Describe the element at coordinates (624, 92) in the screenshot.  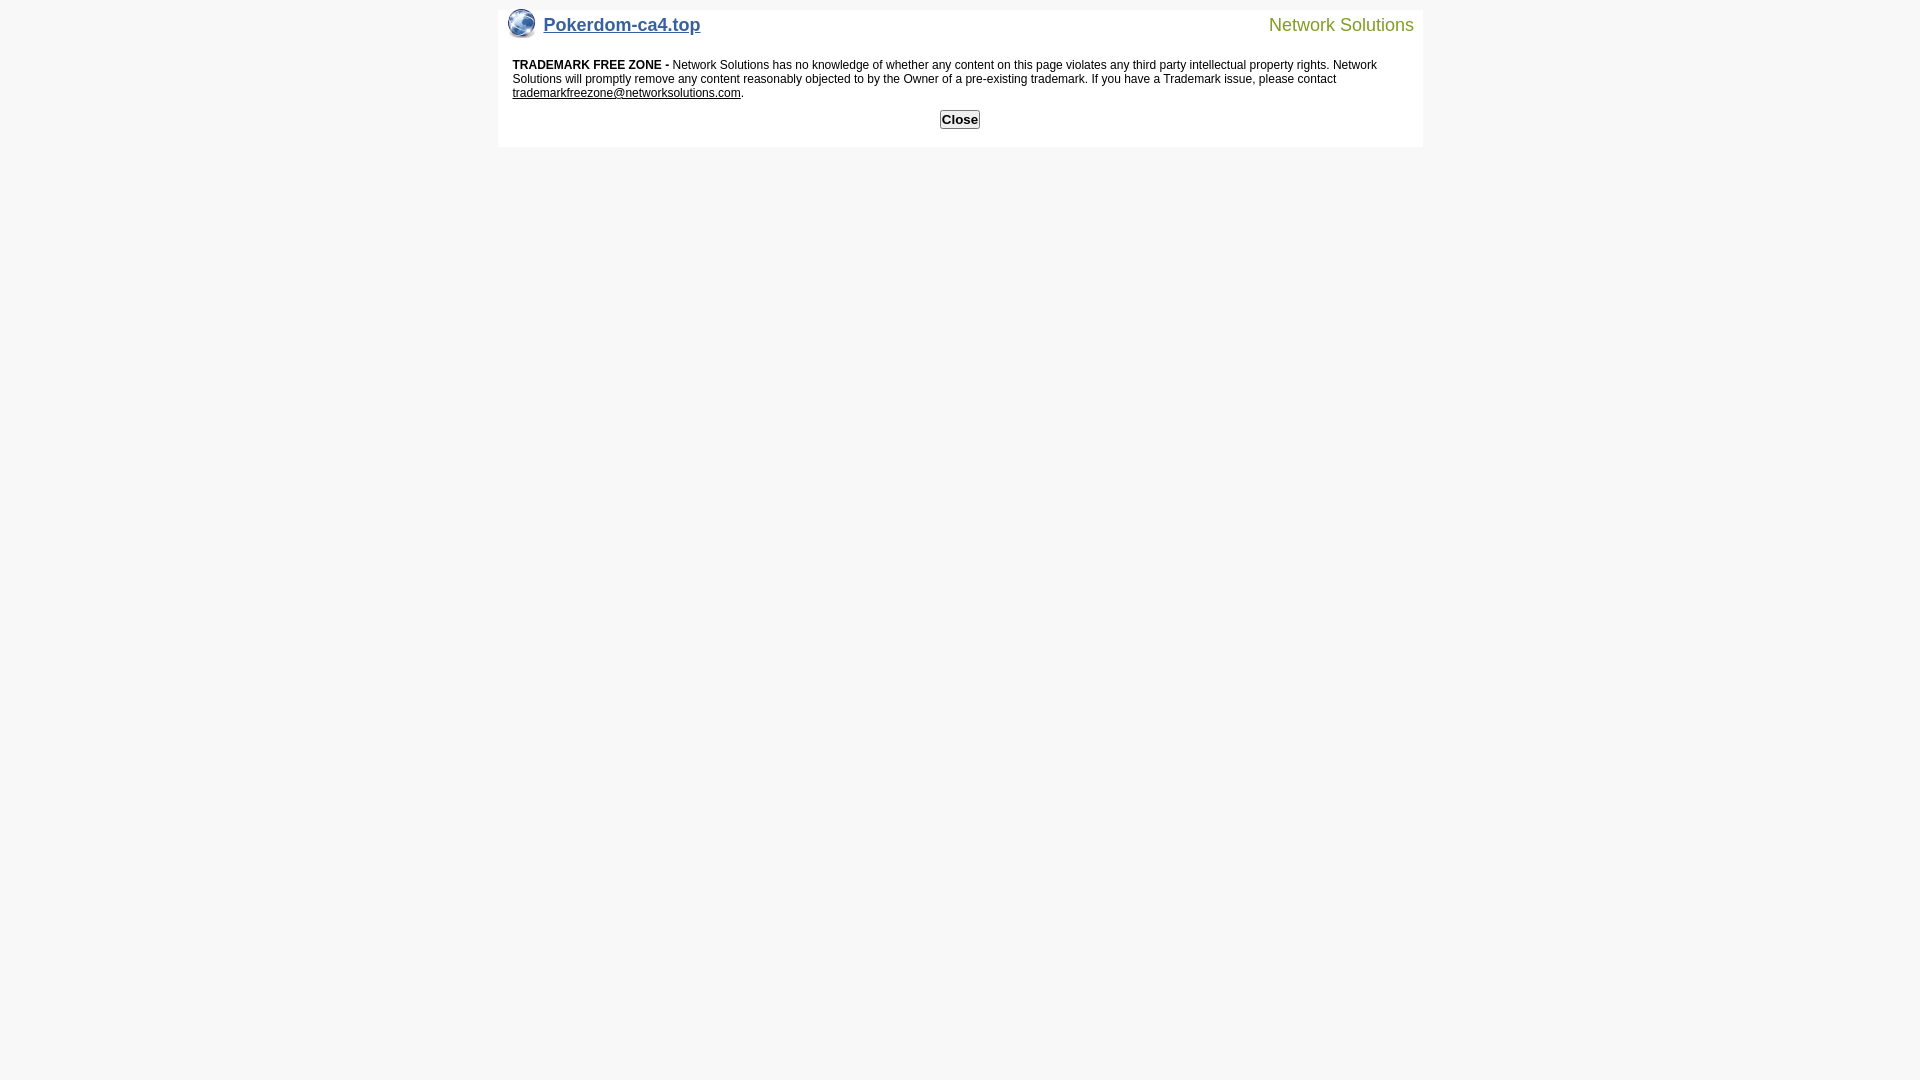
I see `'trademarkfreezone@networksolutions.com'` at that location.